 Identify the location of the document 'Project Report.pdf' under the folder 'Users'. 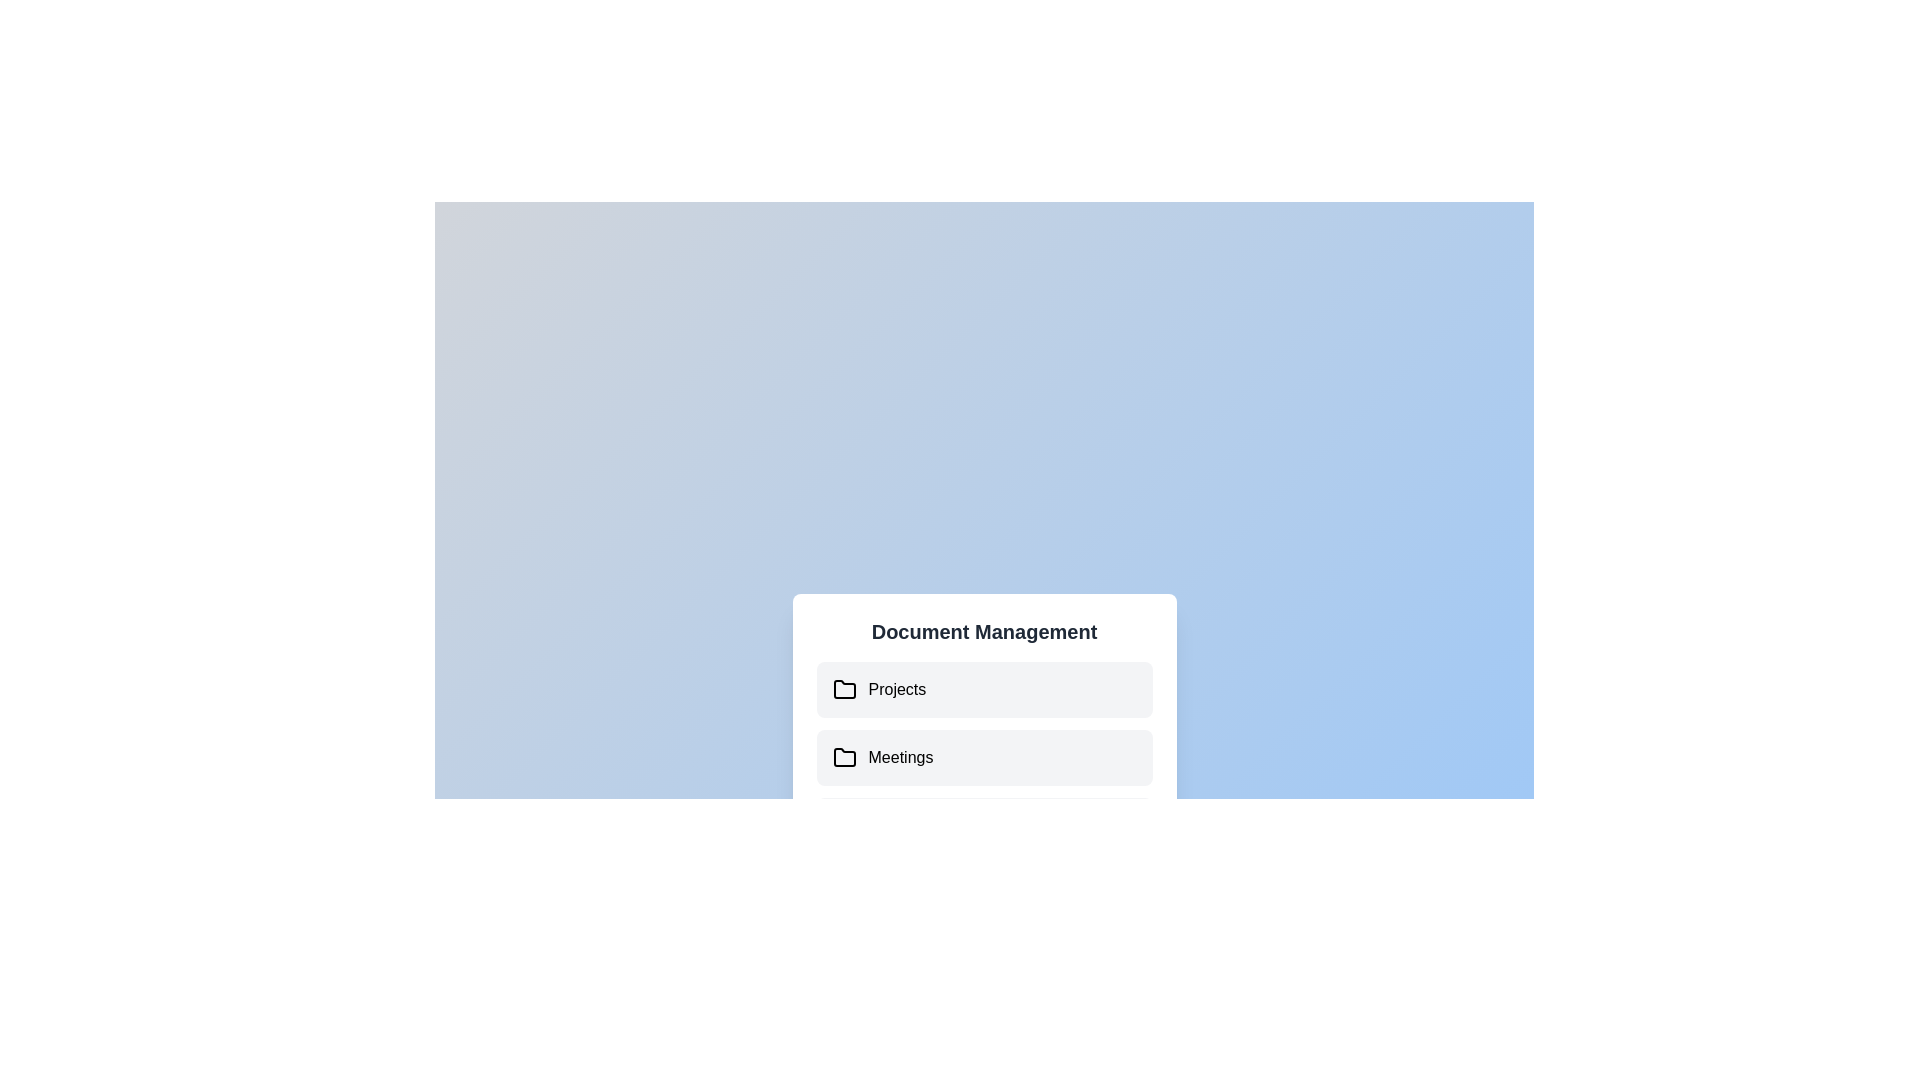
(984, 825).